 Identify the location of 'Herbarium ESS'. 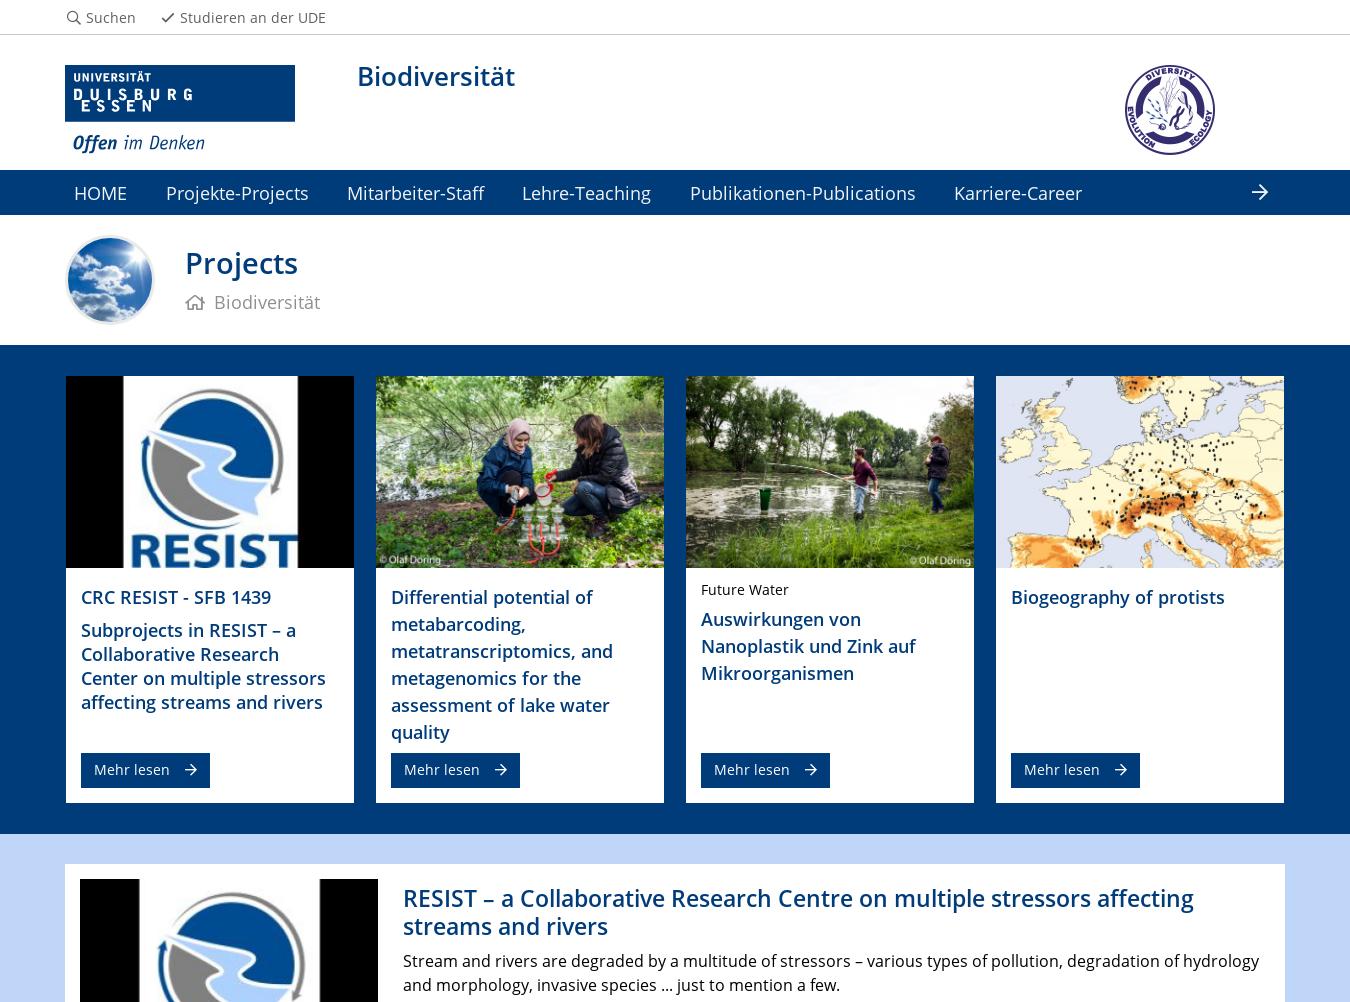
(137, 237).